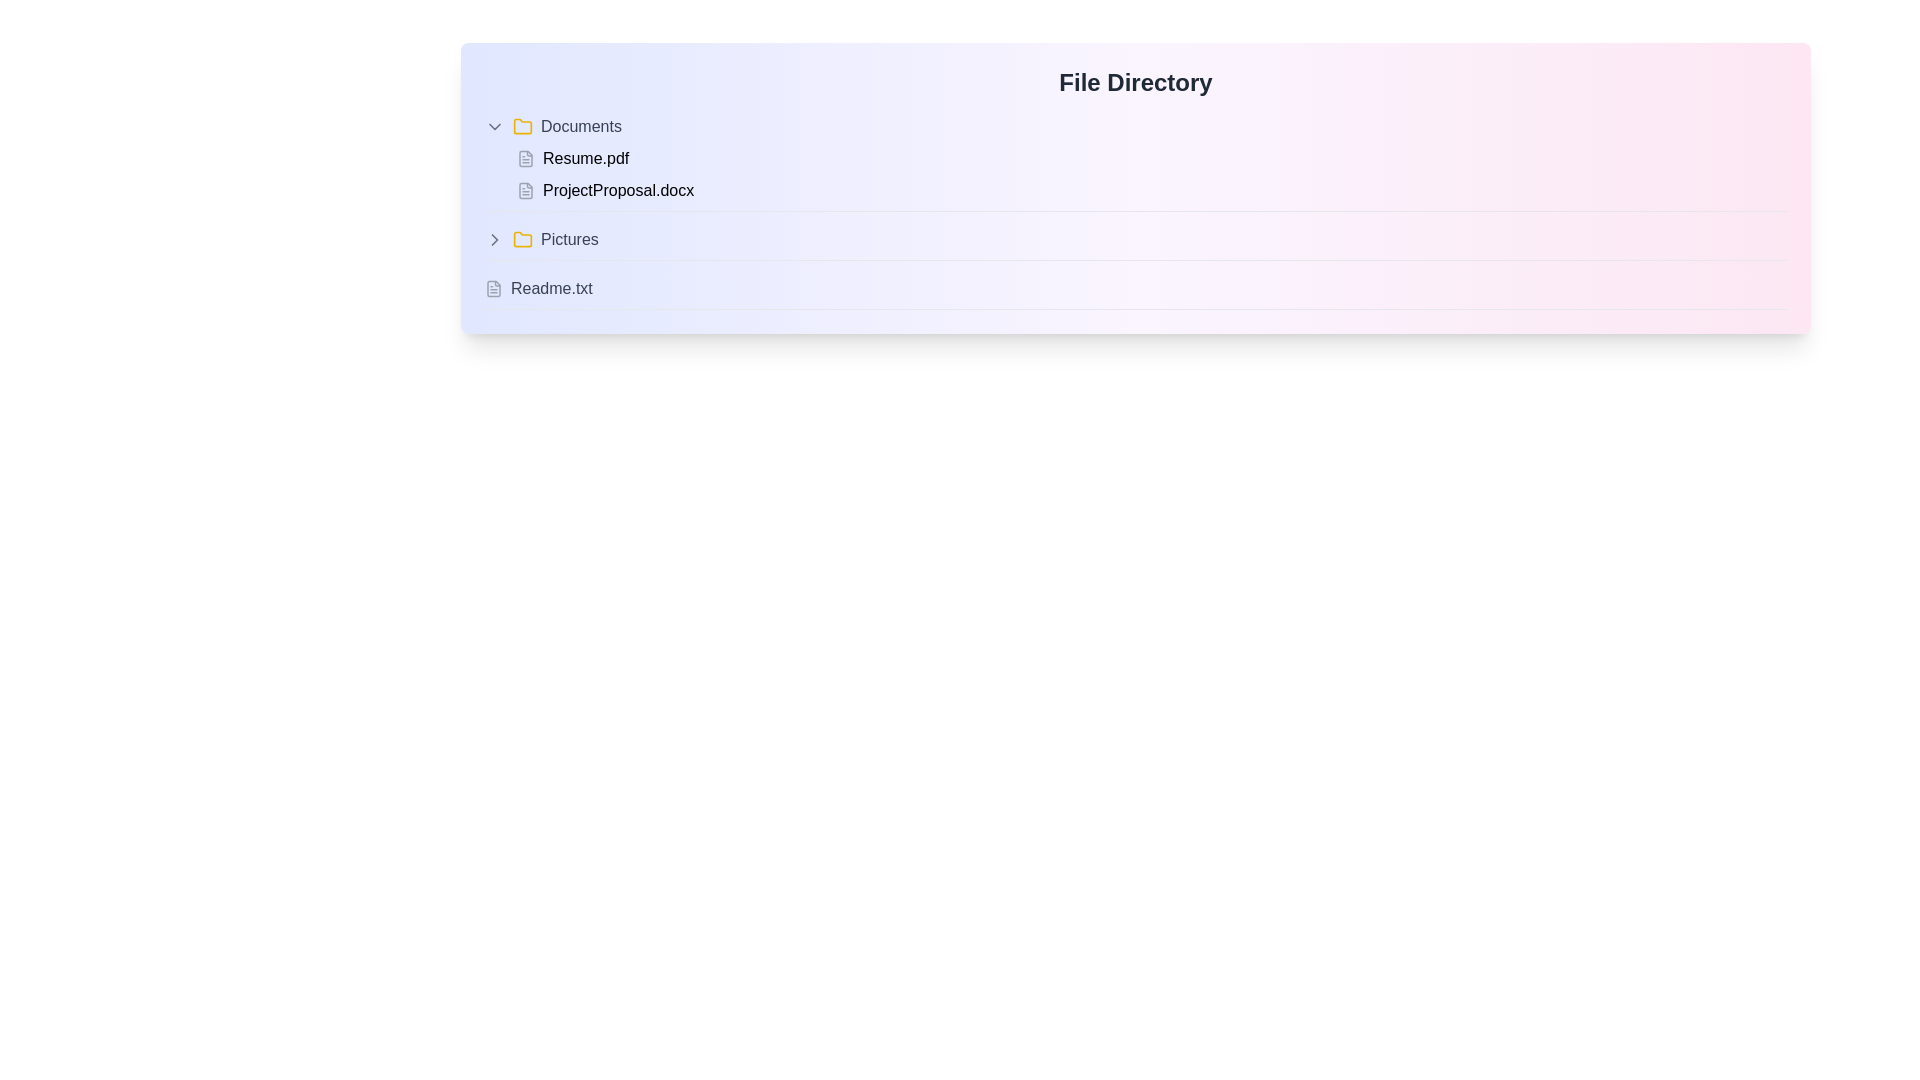  Describe the element at coordinates (1136, 242) in the screenshot. I see `the 'Pictures' folder item` at that location.